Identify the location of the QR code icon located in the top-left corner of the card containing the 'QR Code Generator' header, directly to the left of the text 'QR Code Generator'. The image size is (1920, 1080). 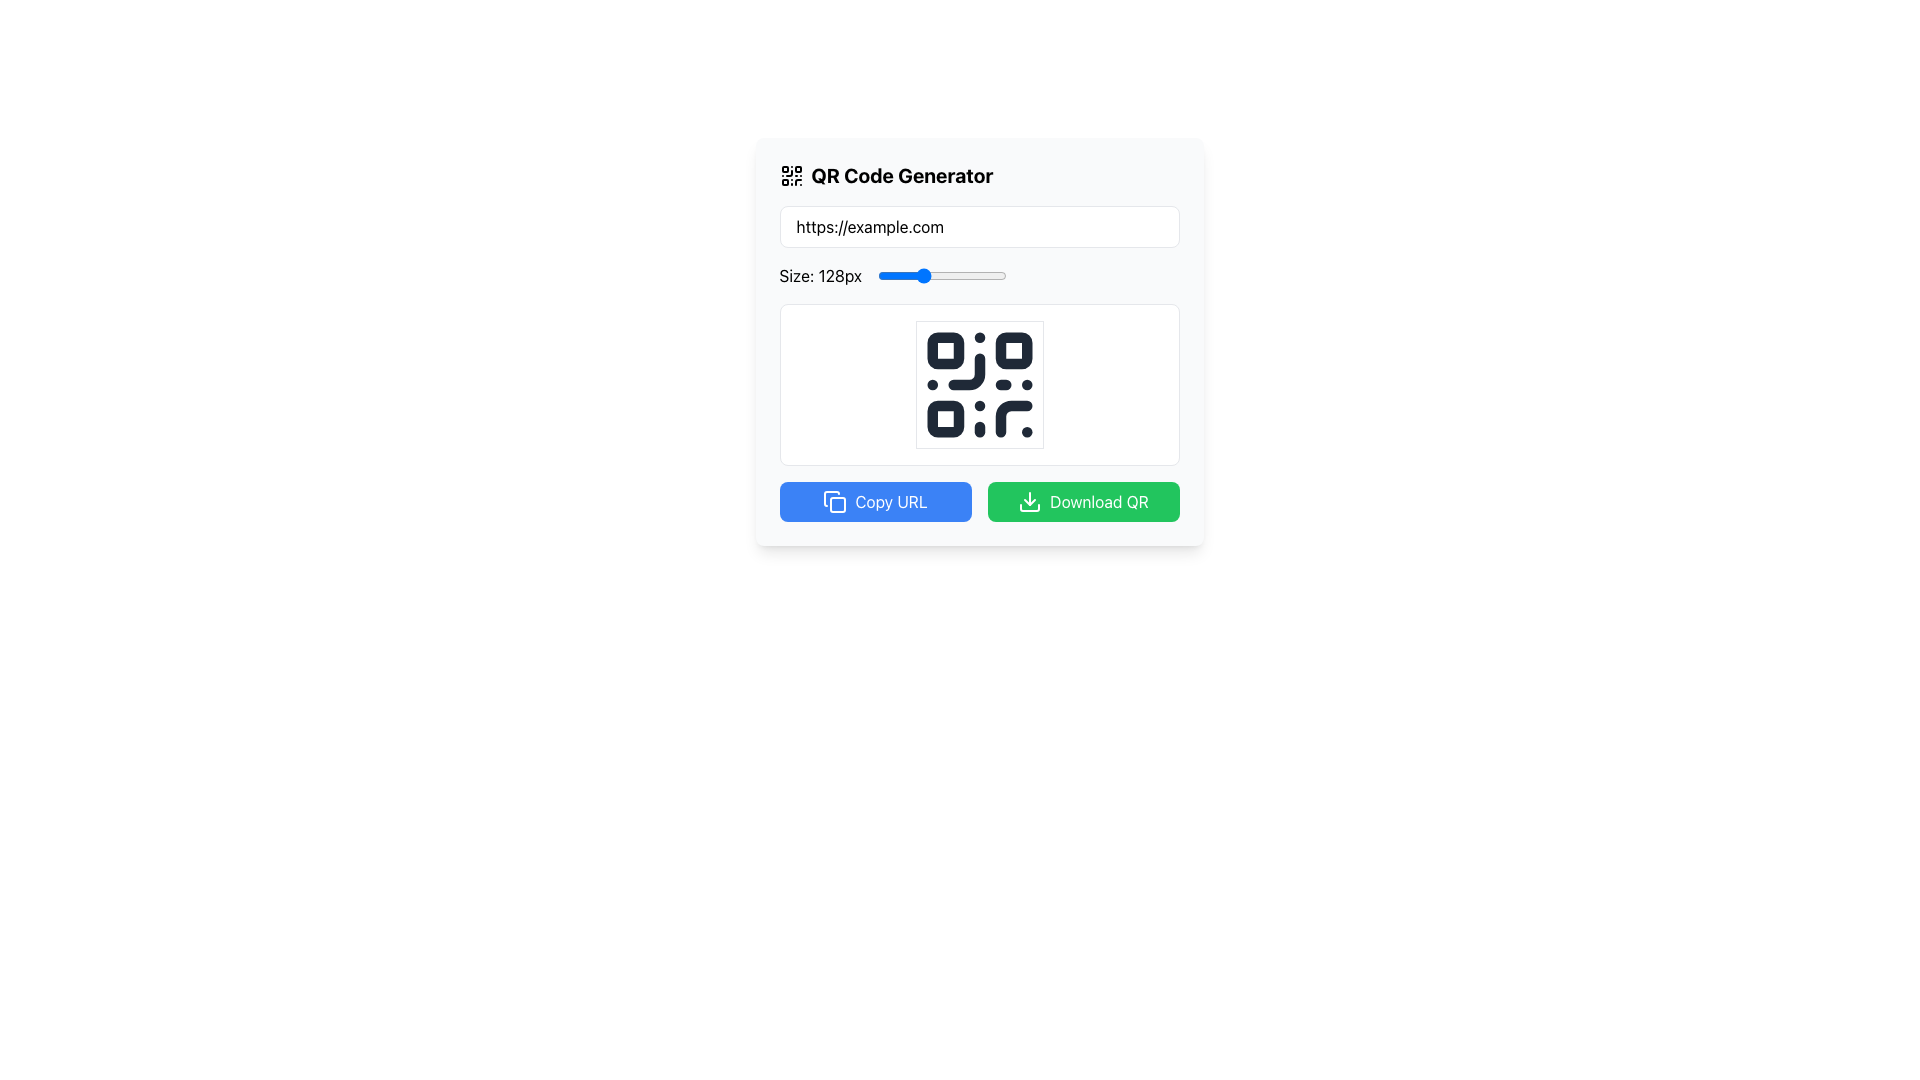
(790, 175).